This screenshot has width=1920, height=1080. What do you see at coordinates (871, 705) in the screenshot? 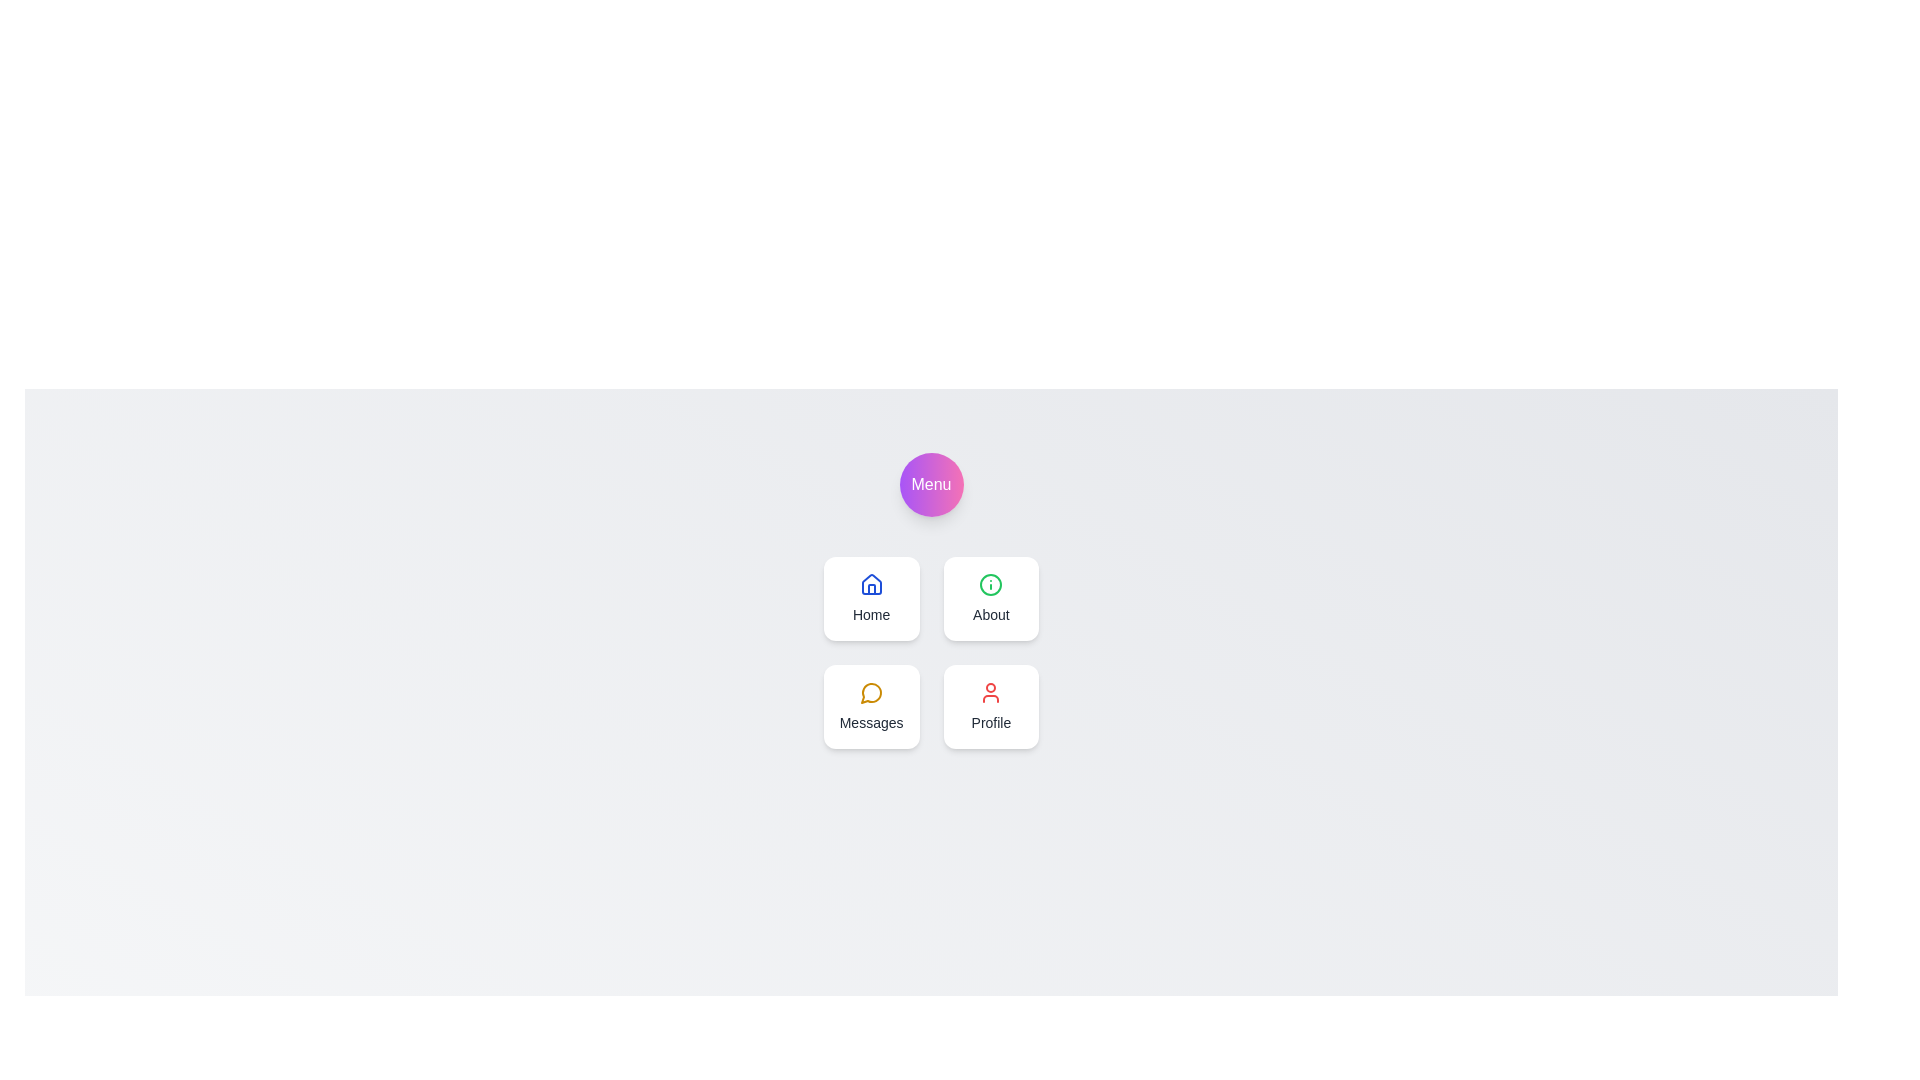
I see `the 'Messages' navigation item` at bounding box center [871, 705].